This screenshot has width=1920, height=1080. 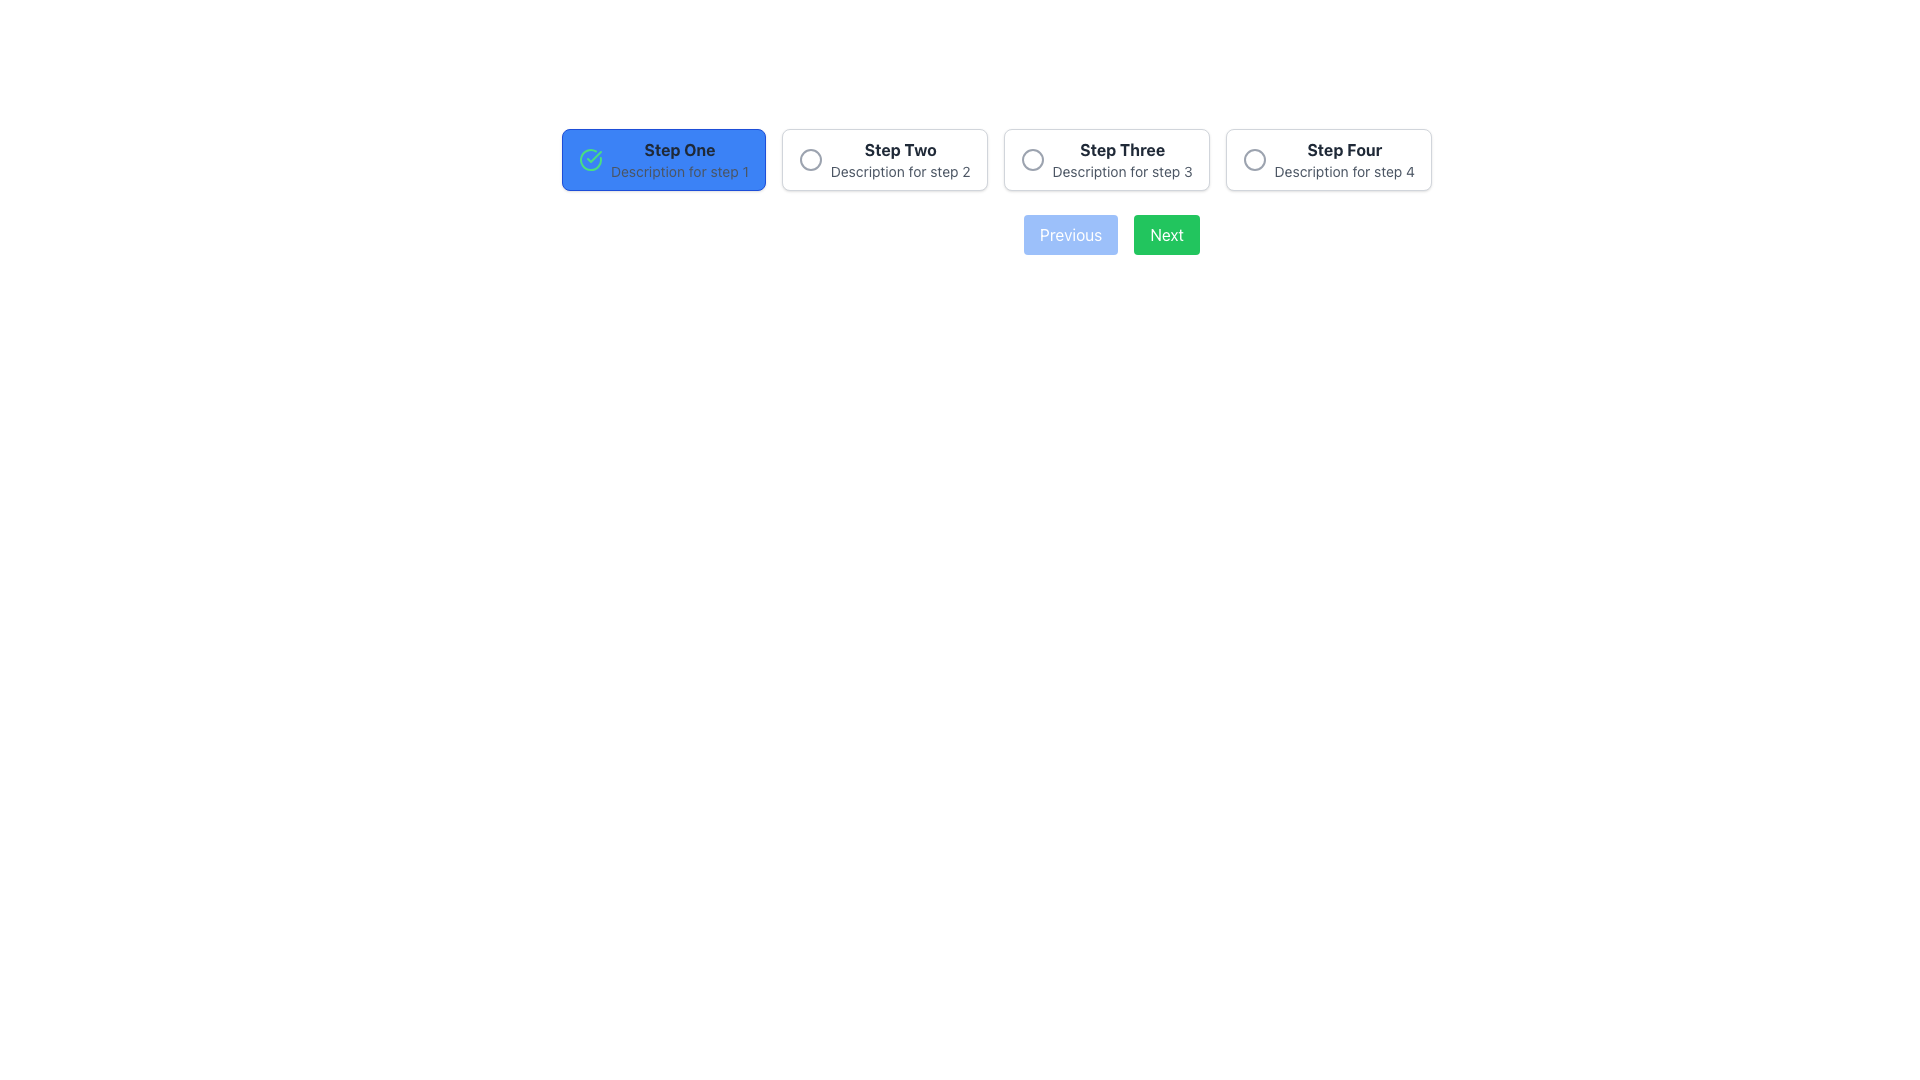 I want to click on the unselected step indicator for 'Step Three' in the multi-step navigation interface, so click(x=1032, y=158).